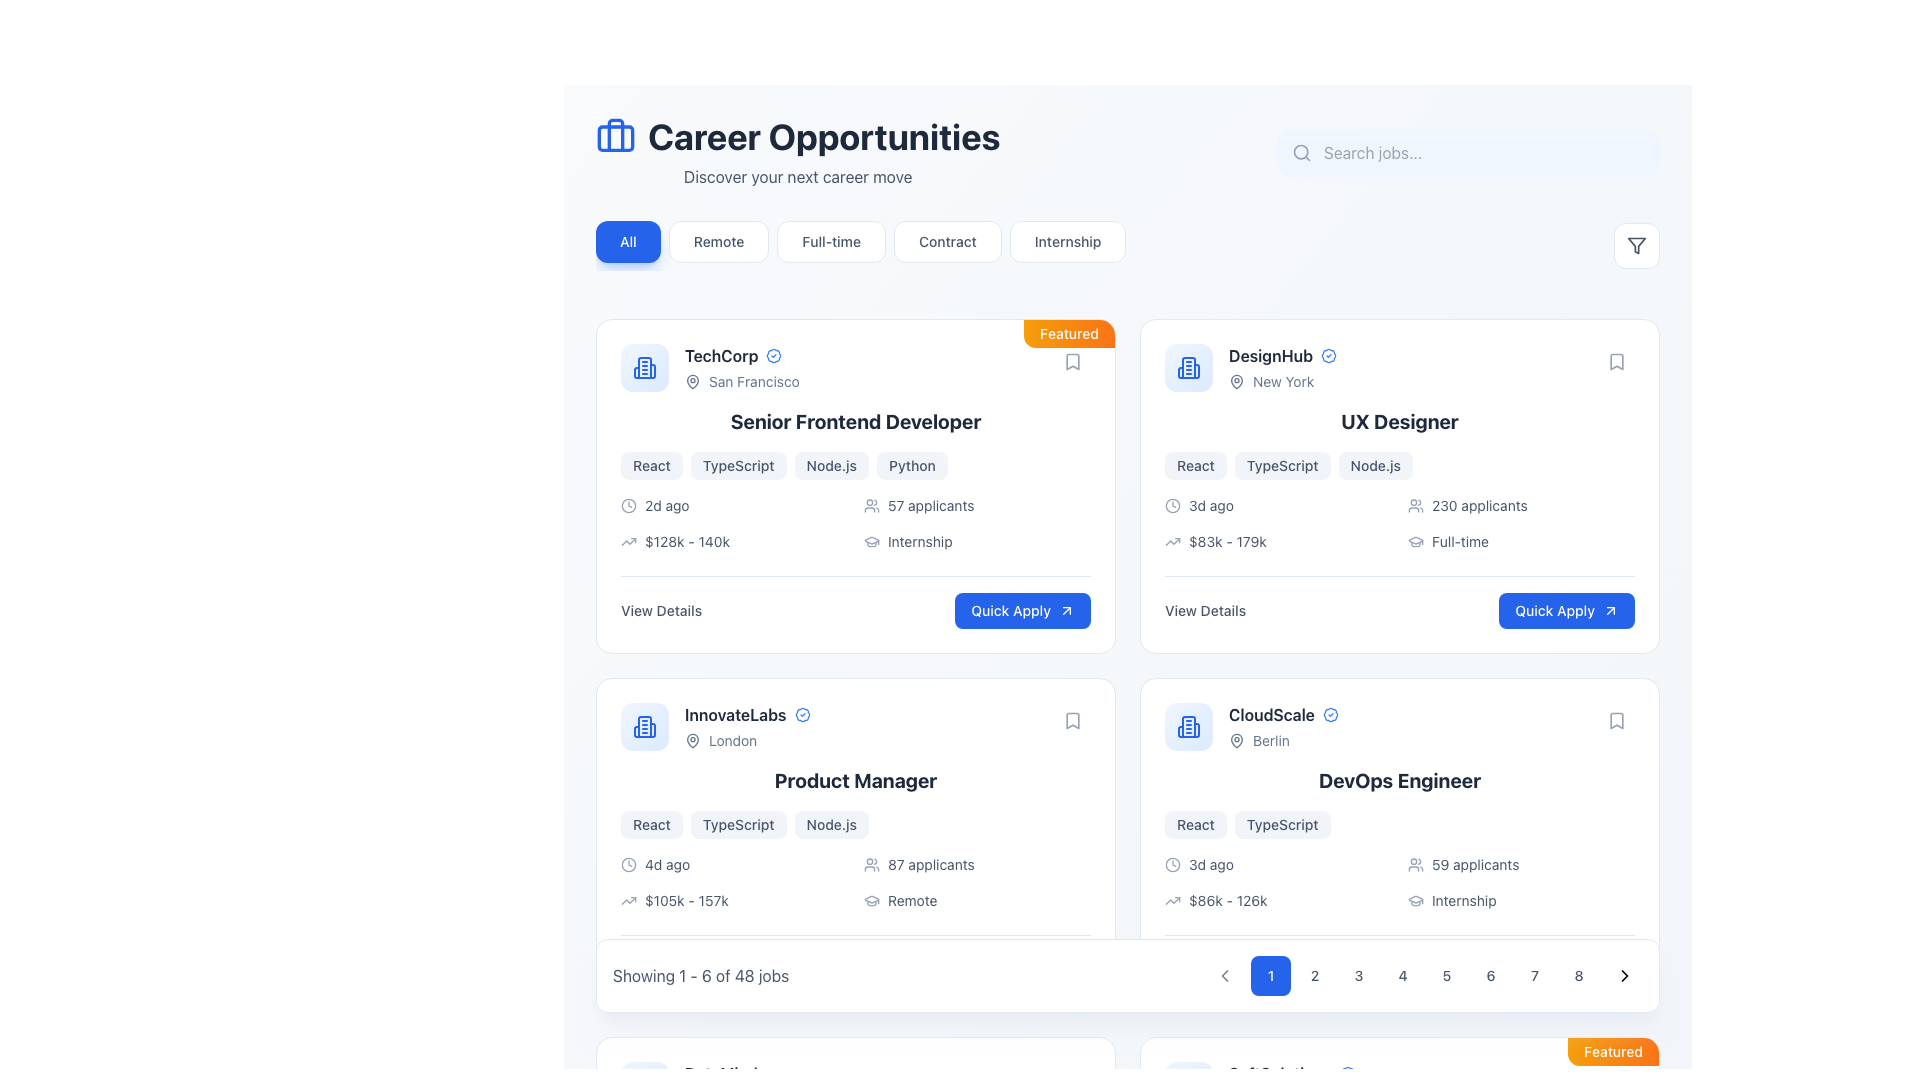 This screenshot has width=1920, height=1080. What do you see at coordinates (1172, 863) in the screenshot?
I see `the circular clock icon with an outlined design located in the '3d ago' section, to the left of the text content for the 'DevOps Engineer' job post at 'CloudScale'` at bounding box center [1172, 863].